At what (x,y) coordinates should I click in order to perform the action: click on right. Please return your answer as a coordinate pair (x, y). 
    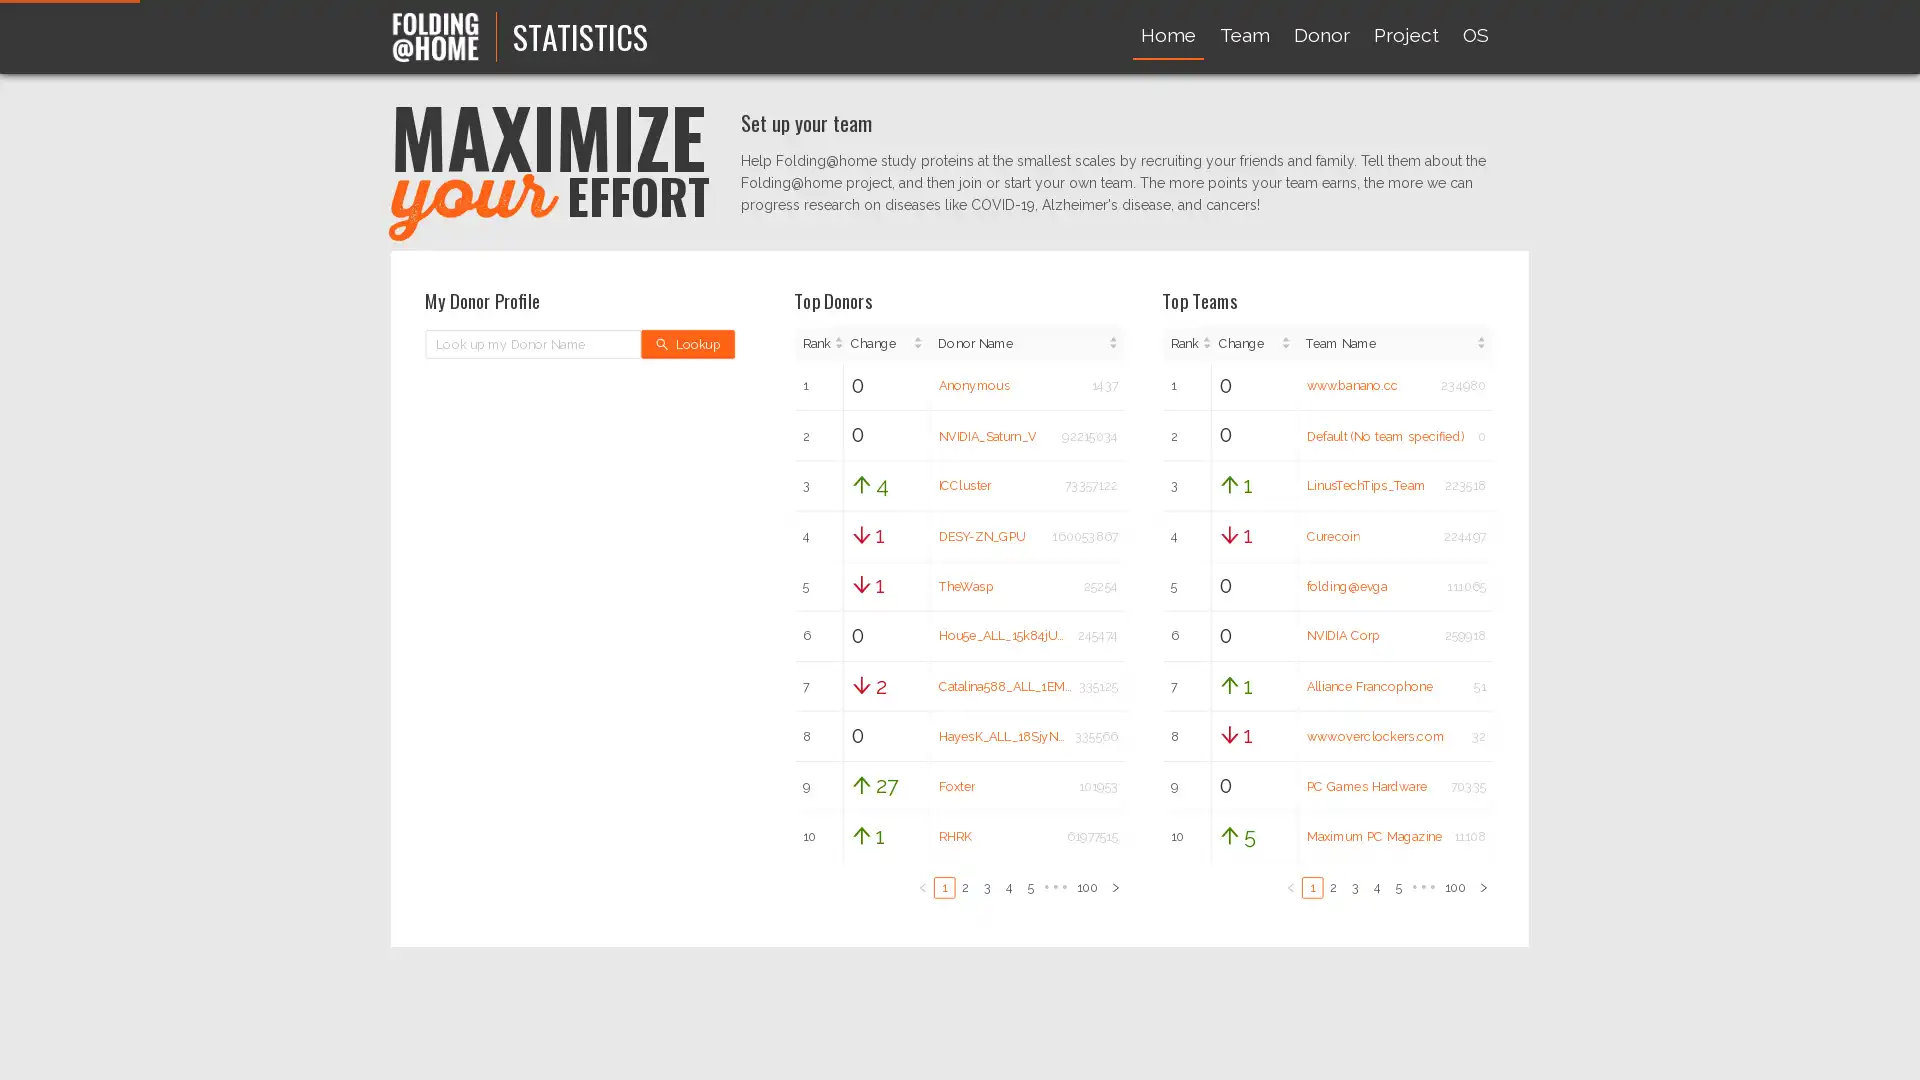
    Looking at the image, I should click on (1113, 885).